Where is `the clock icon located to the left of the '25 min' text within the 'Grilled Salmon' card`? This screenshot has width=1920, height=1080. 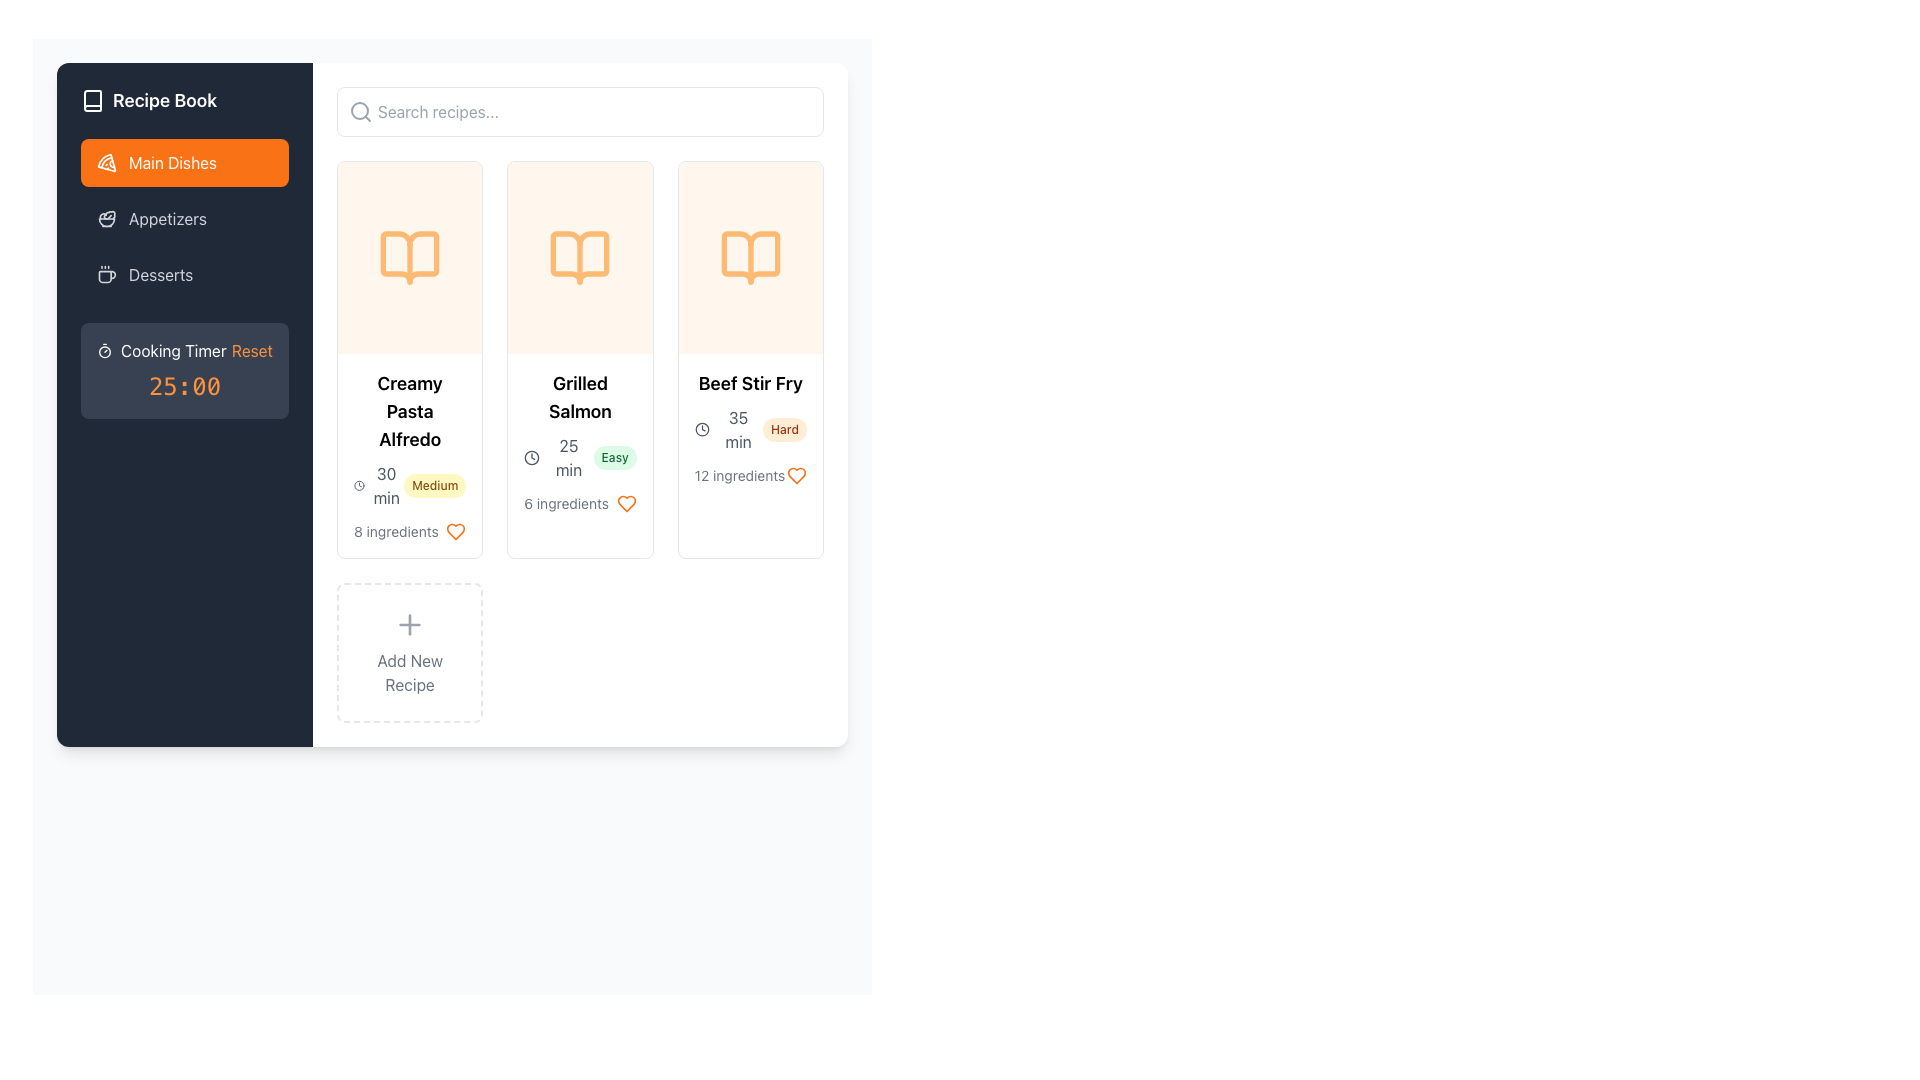 the clock icon located to the left of the '25 min' text within the 'Grilled Salmon' card is located at coordinates (532, 458).